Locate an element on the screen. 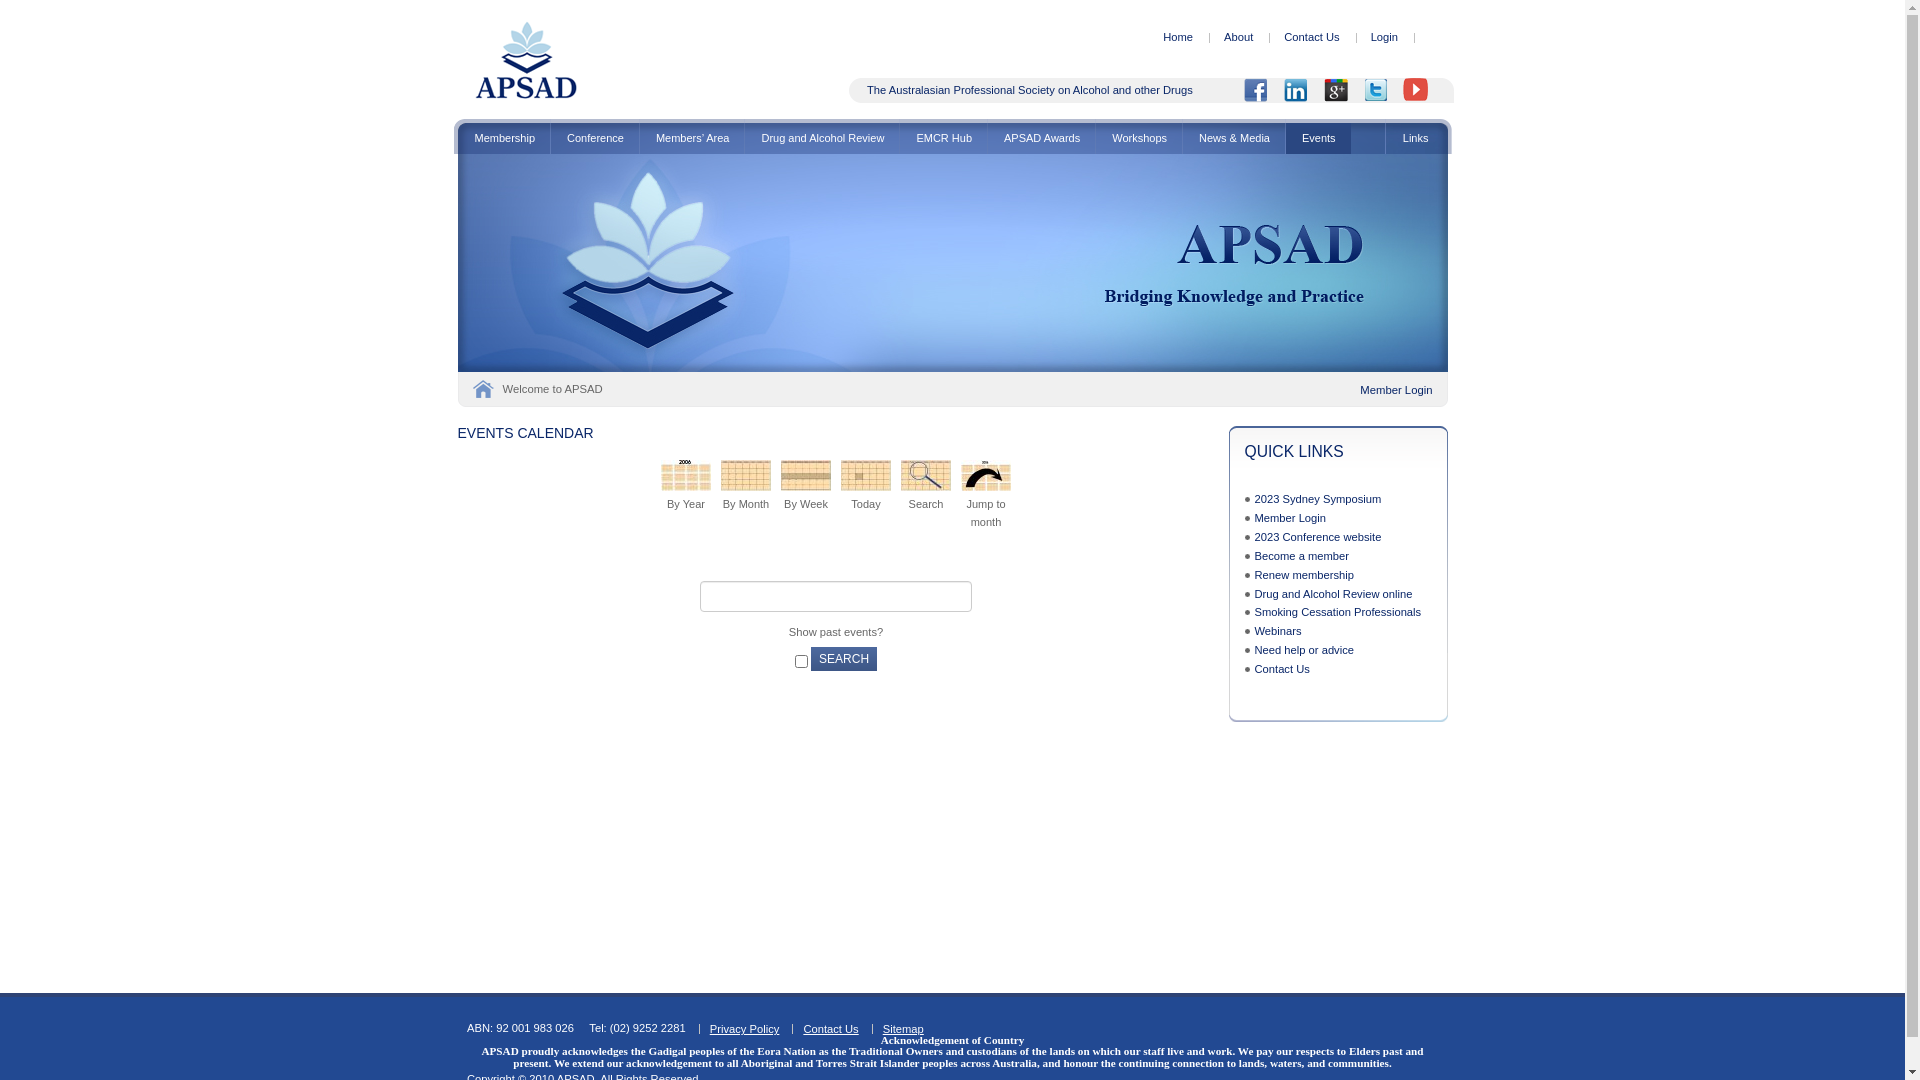  'Jump to month' is located at coordinates (960, 475).